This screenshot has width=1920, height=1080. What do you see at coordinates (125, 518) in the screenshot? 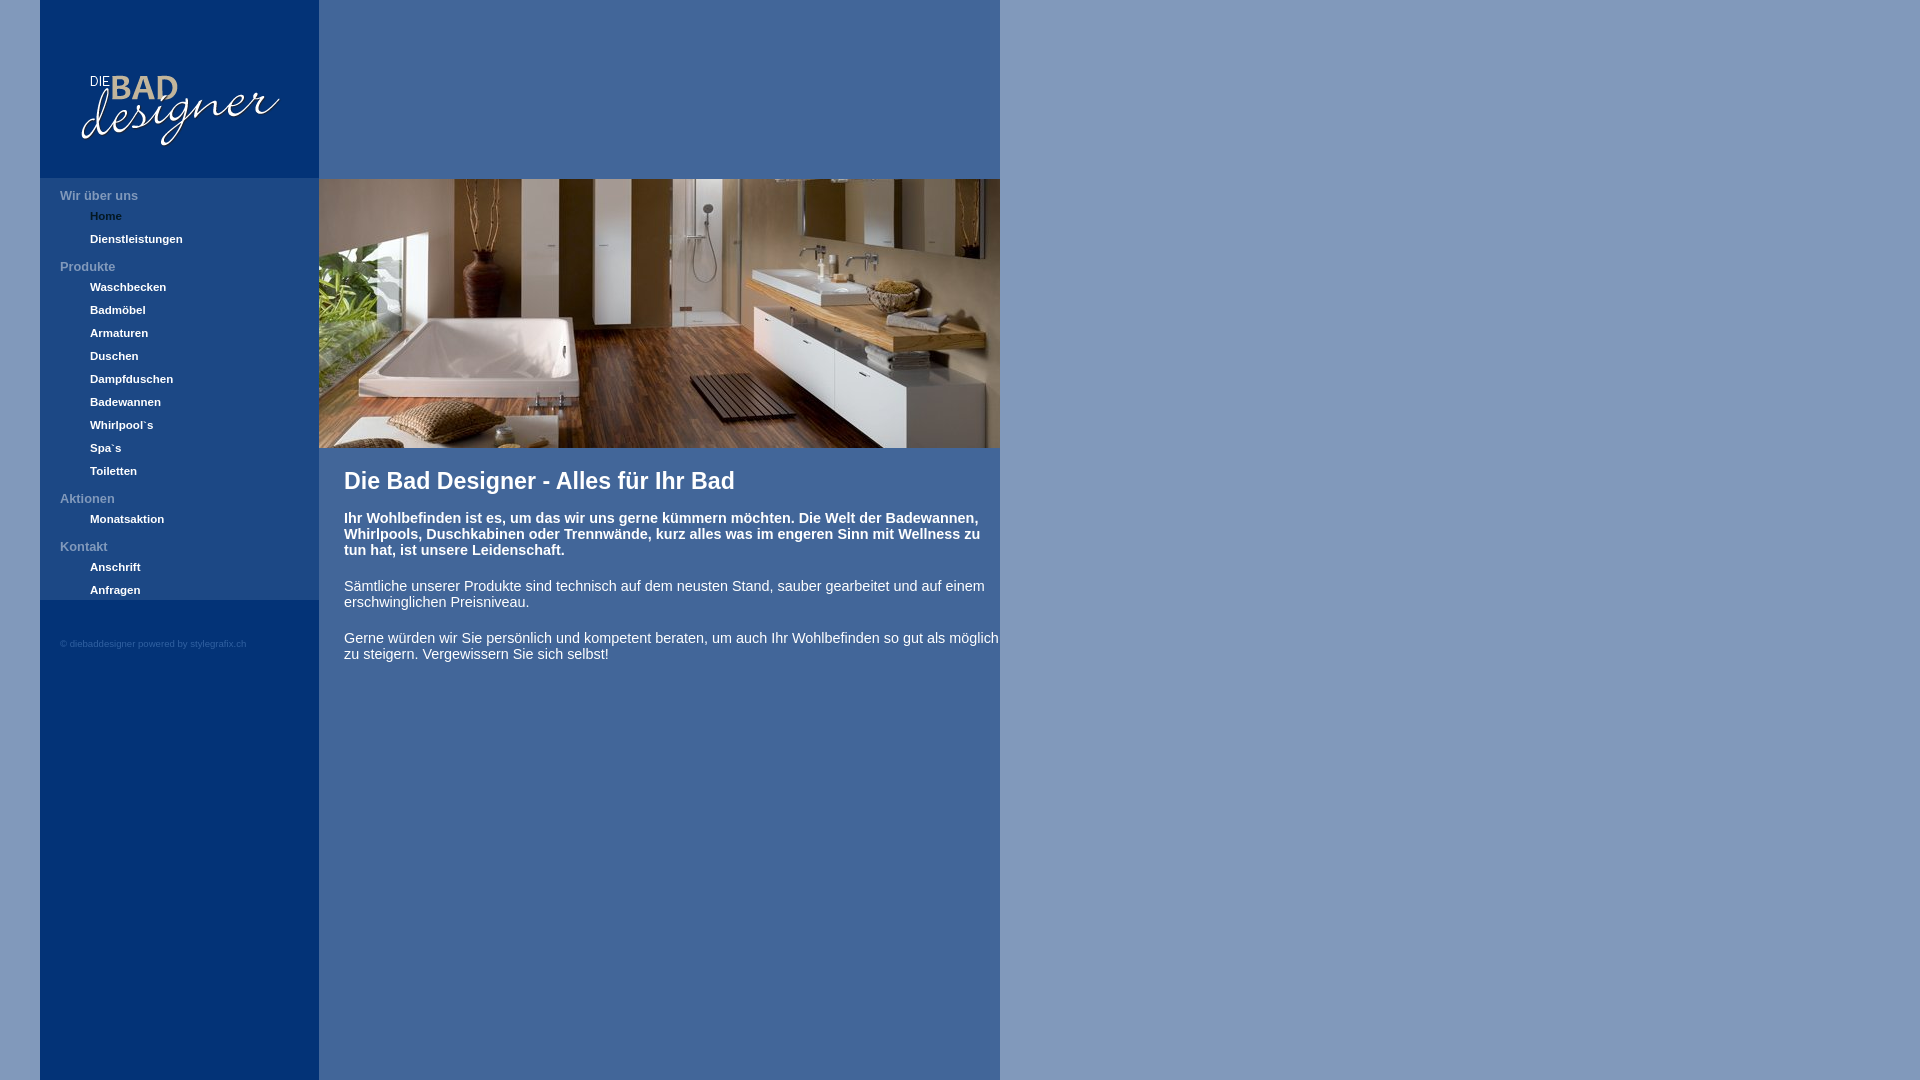
I see `'Monatsaktion'` at bounding box center [125, 518].